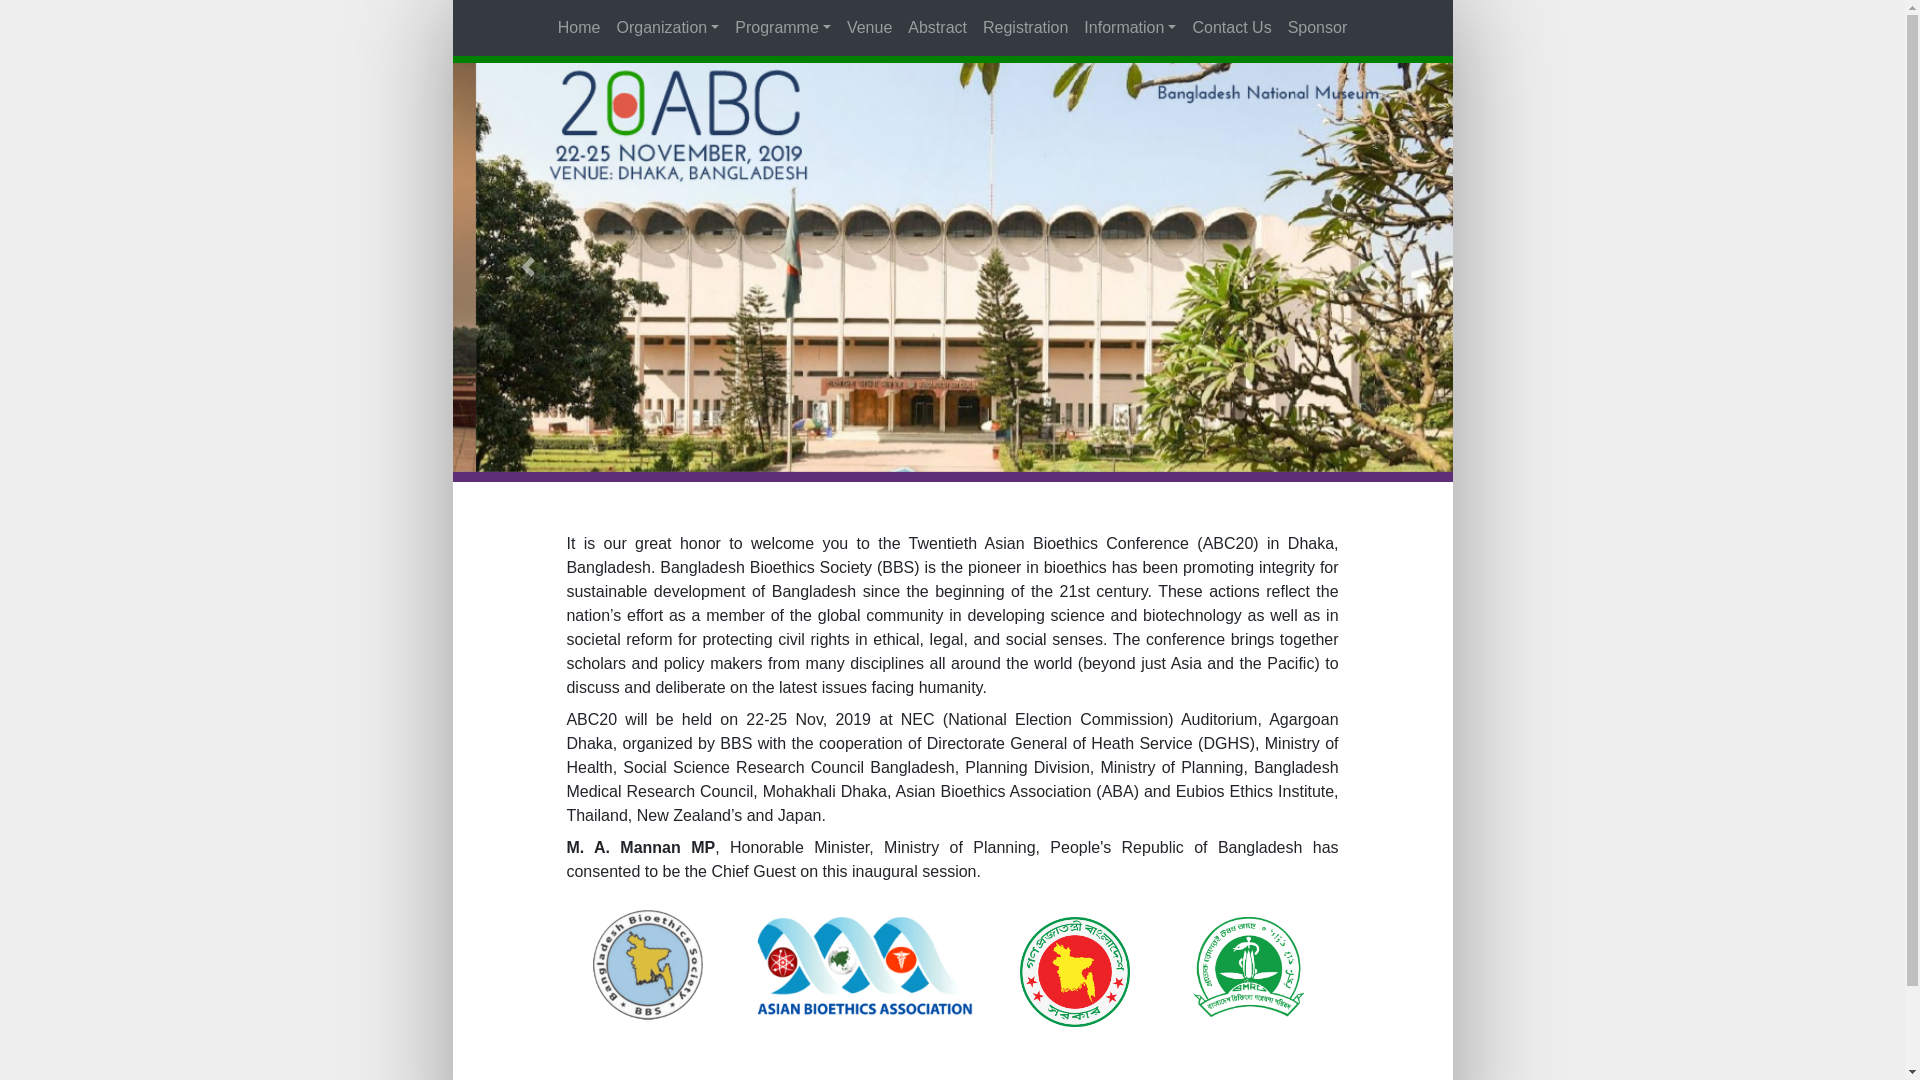 This screenshot has height=1080, width=1920. I want to click on 'Sponsor', so click(1280, 27).